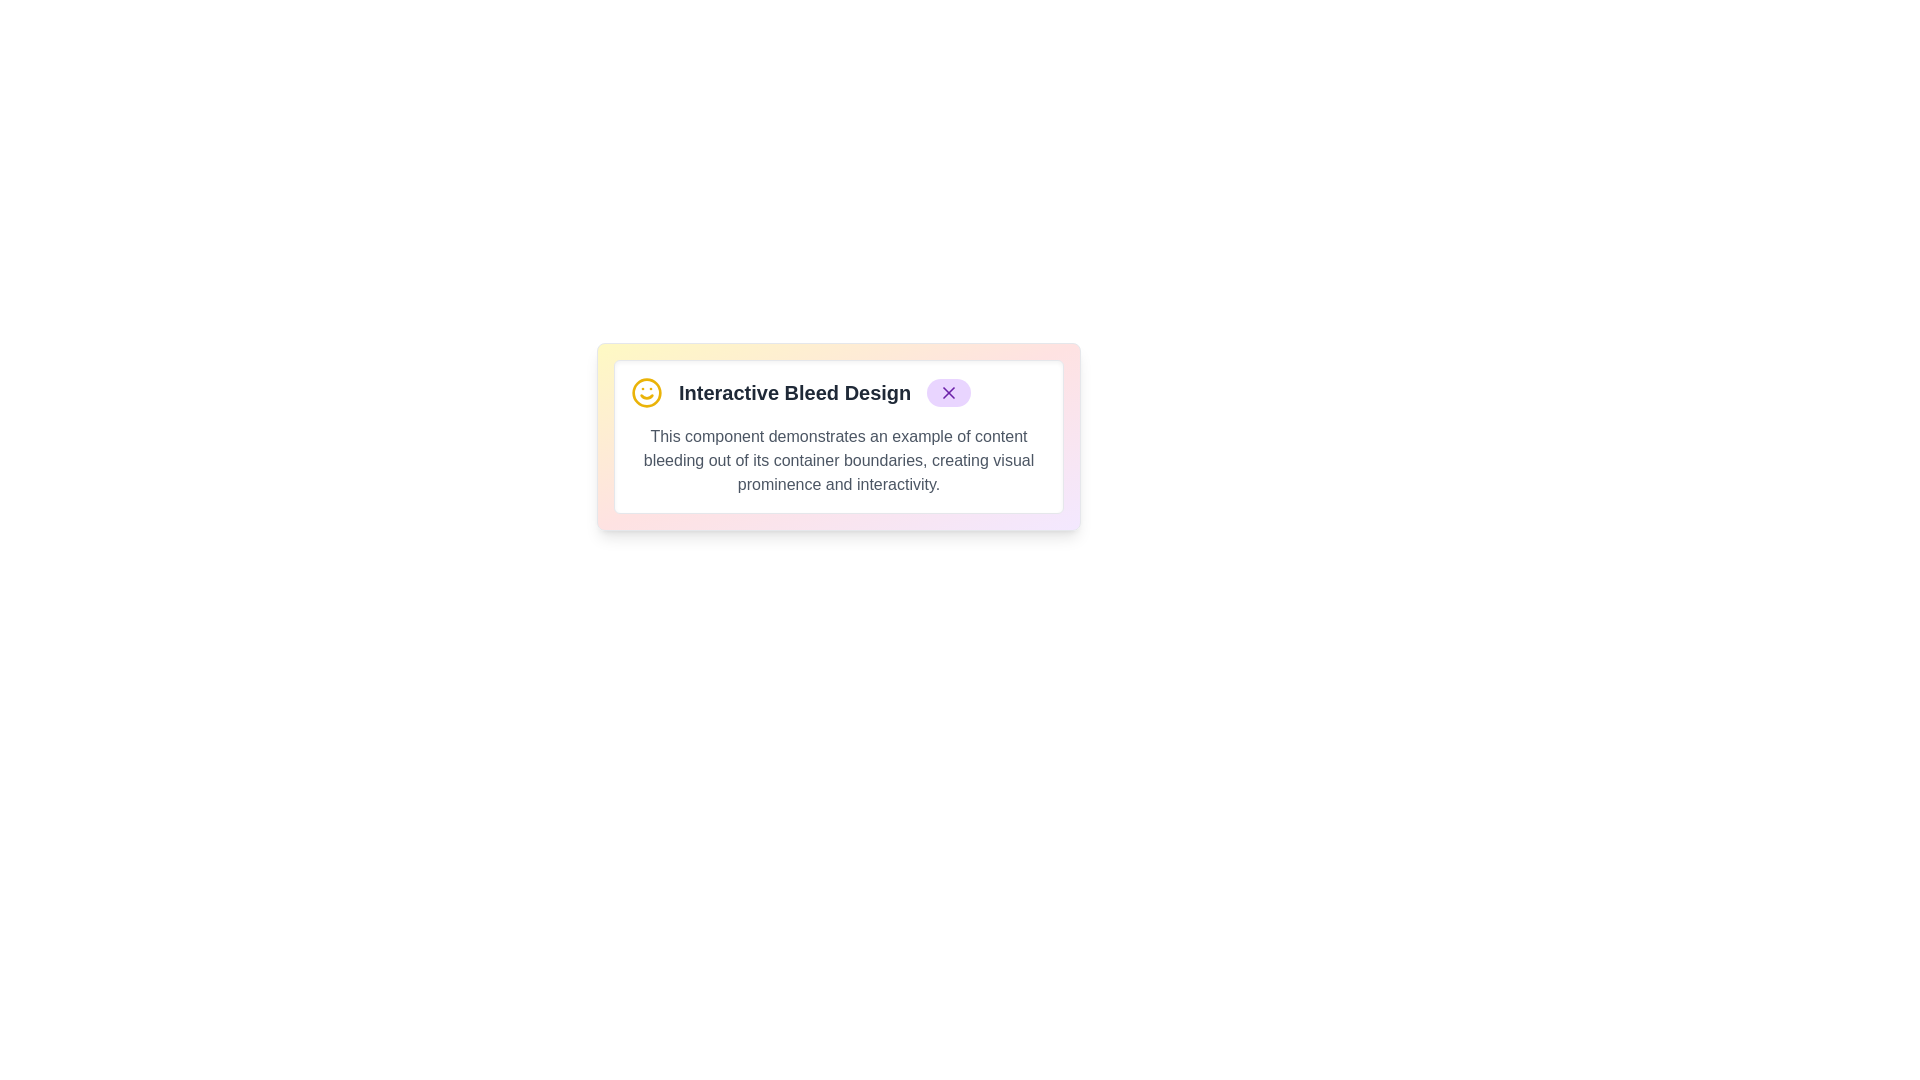 The height and width of the screenshot is (1080, 1920). I want to click on the diagonal cross icon button, which is purple and shaped like an 'X', so click(948, 393).